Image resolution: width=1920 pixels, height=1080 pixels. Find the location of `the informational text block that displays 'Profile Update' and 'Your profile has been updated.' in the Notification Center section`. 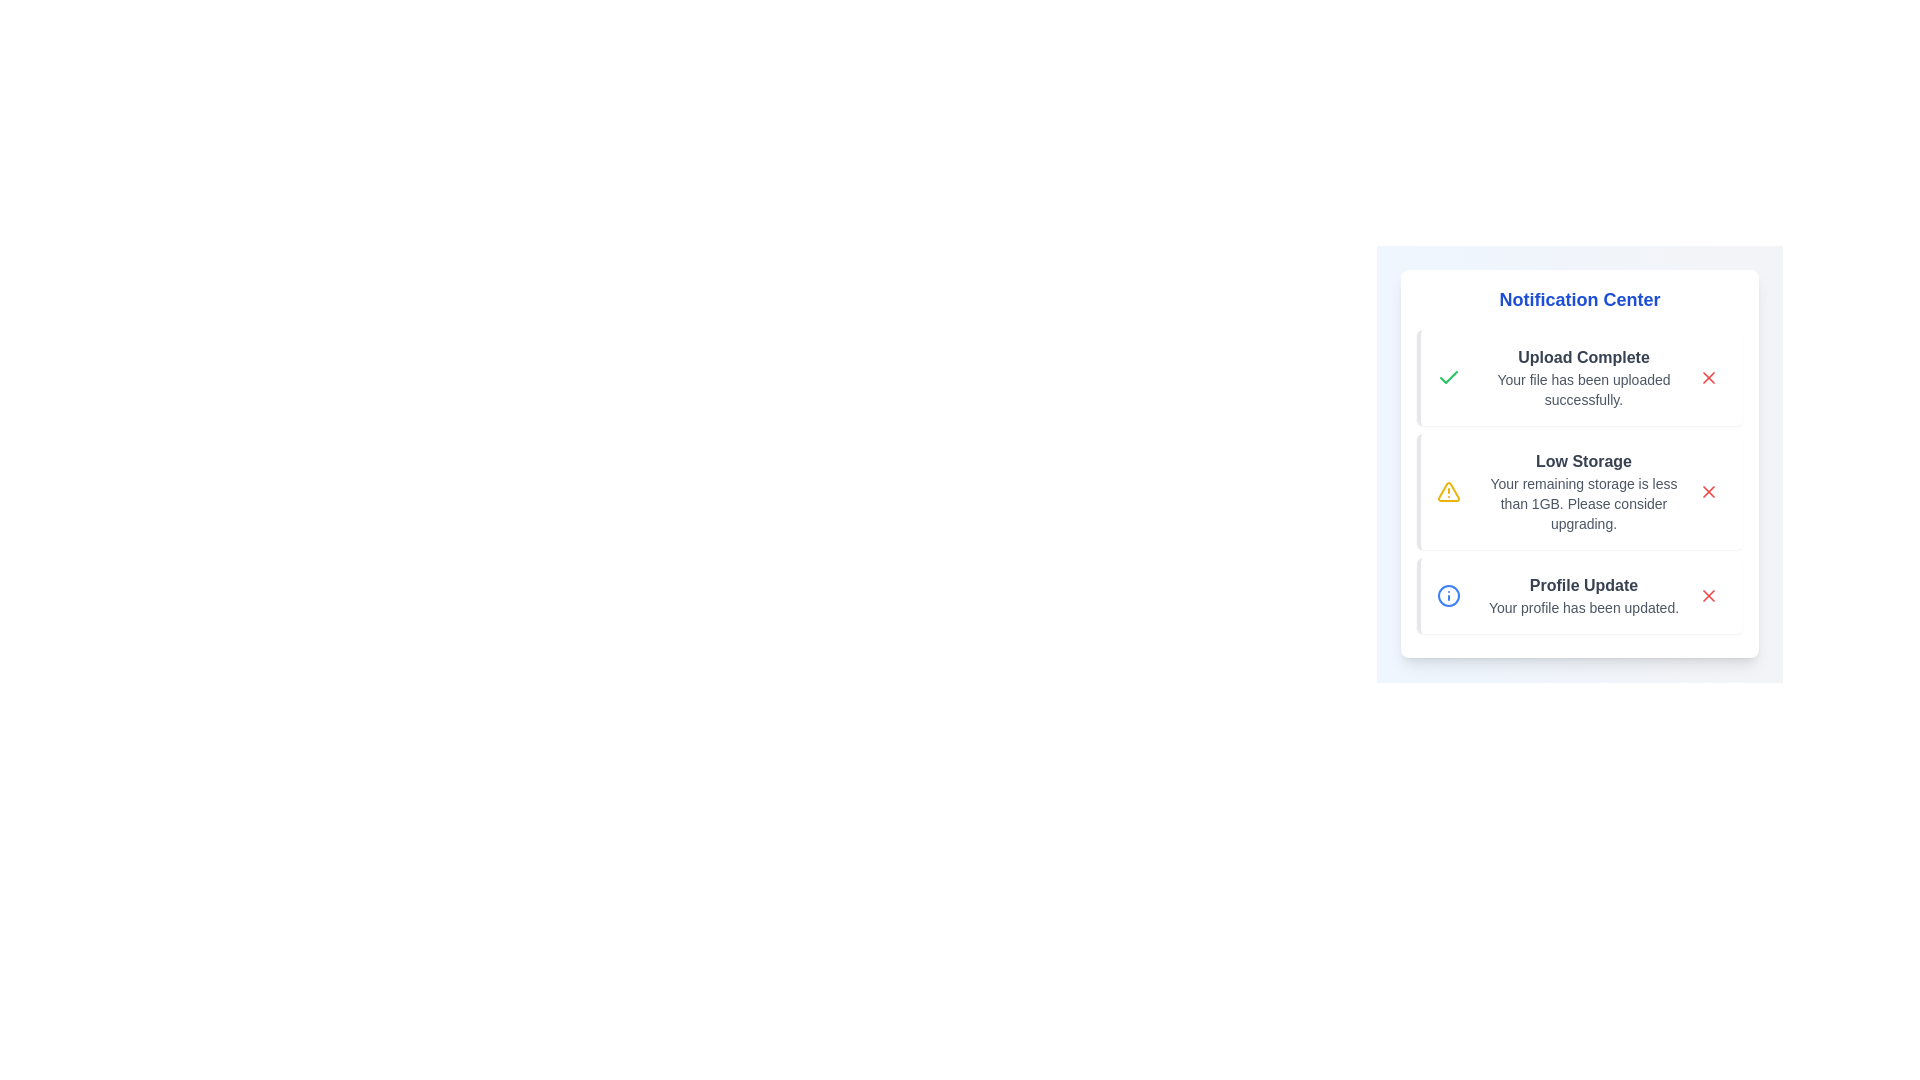

the informational text block that displays 'Profile Update' and 'Your profile has been updated.' in the Notification Center section is located at coordinates (1583, 595).